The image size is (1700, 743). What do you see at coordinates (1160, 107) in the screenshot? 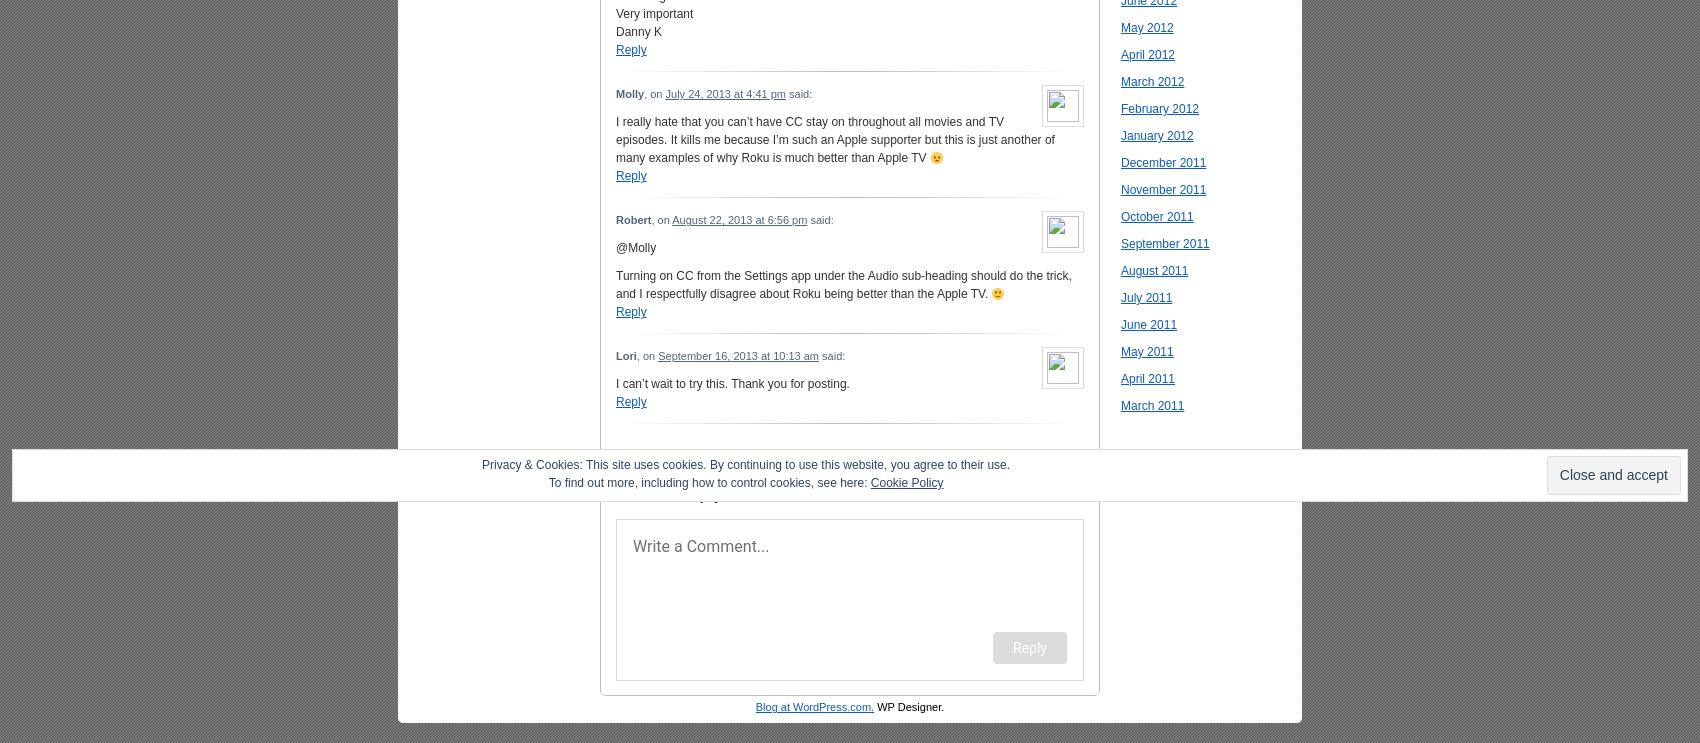
I see `'February 2012'` at bounding box center [1160, 107].